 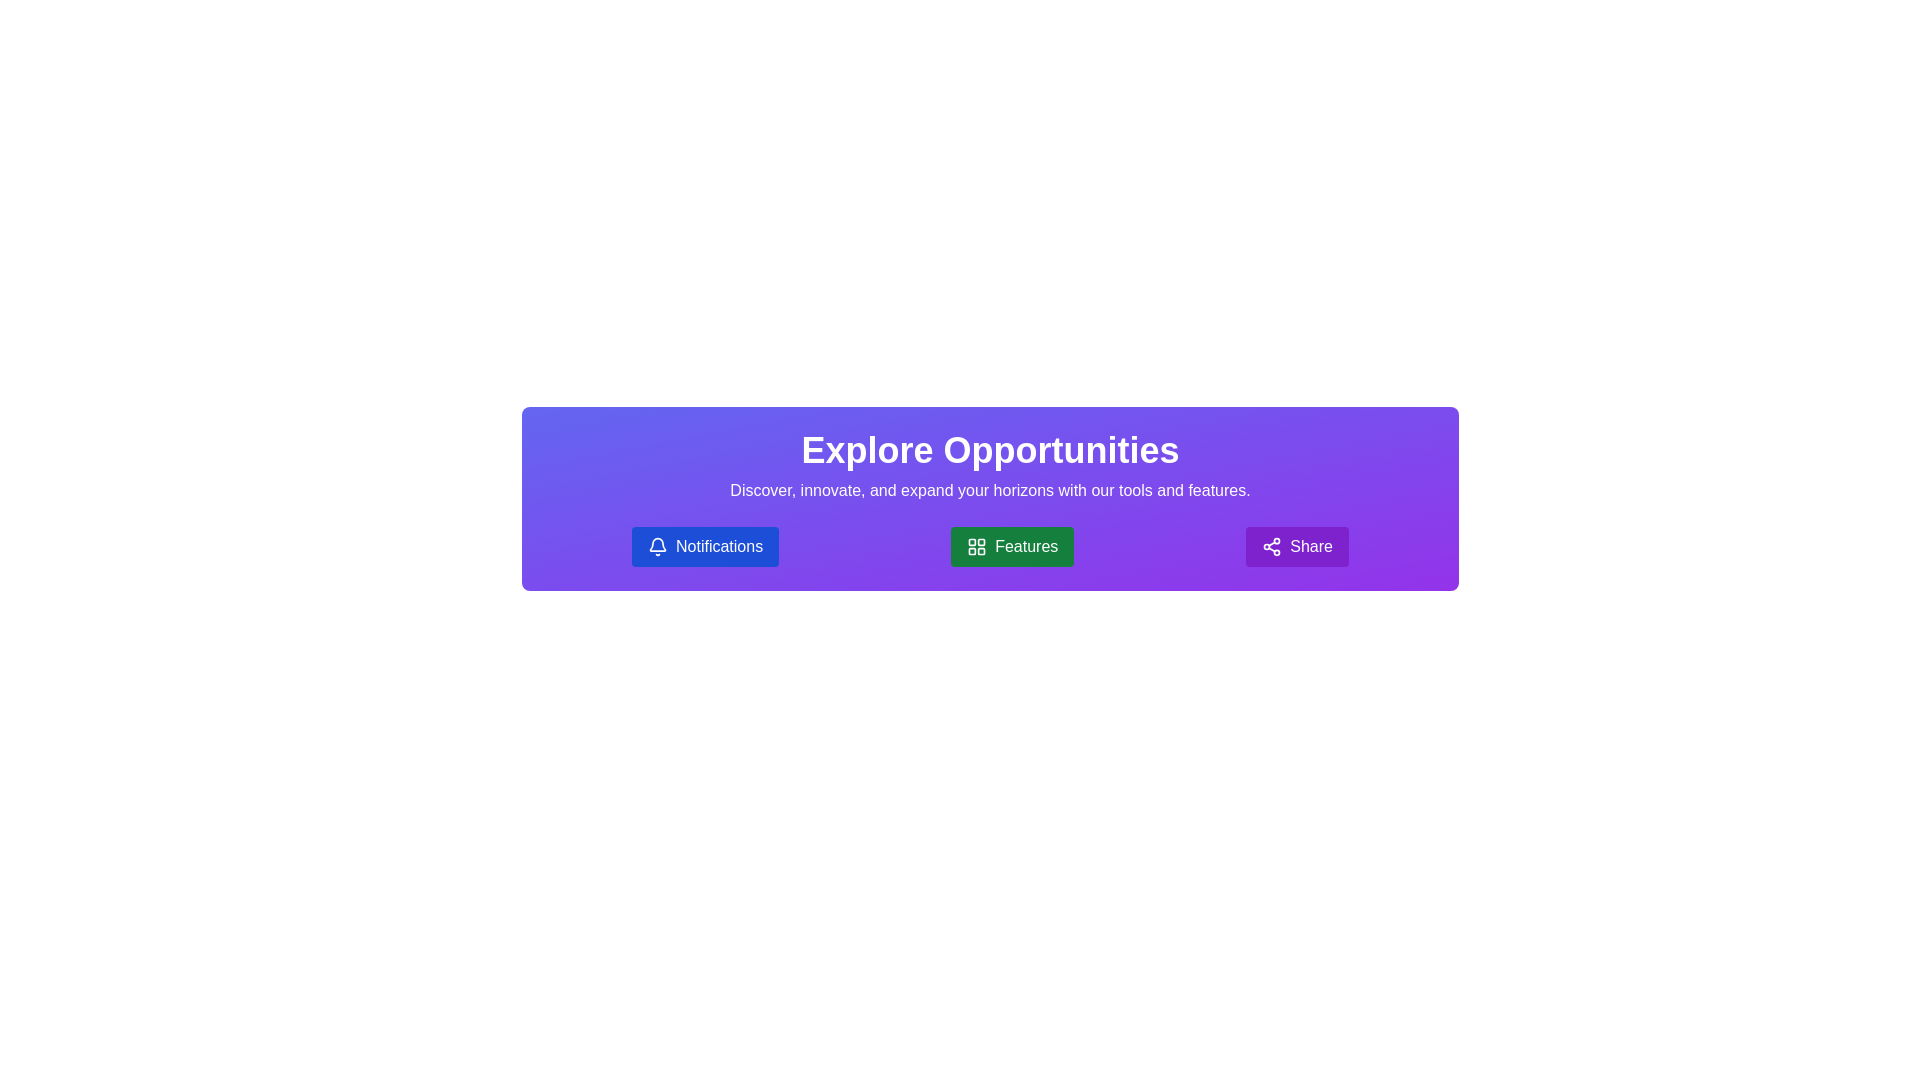 What do you see at coordinates (705, 547) in the screenshot?
I see `the 'Notifications' button, which is a rectangular button with a blue background and white text` at bounding box center [705, 547].